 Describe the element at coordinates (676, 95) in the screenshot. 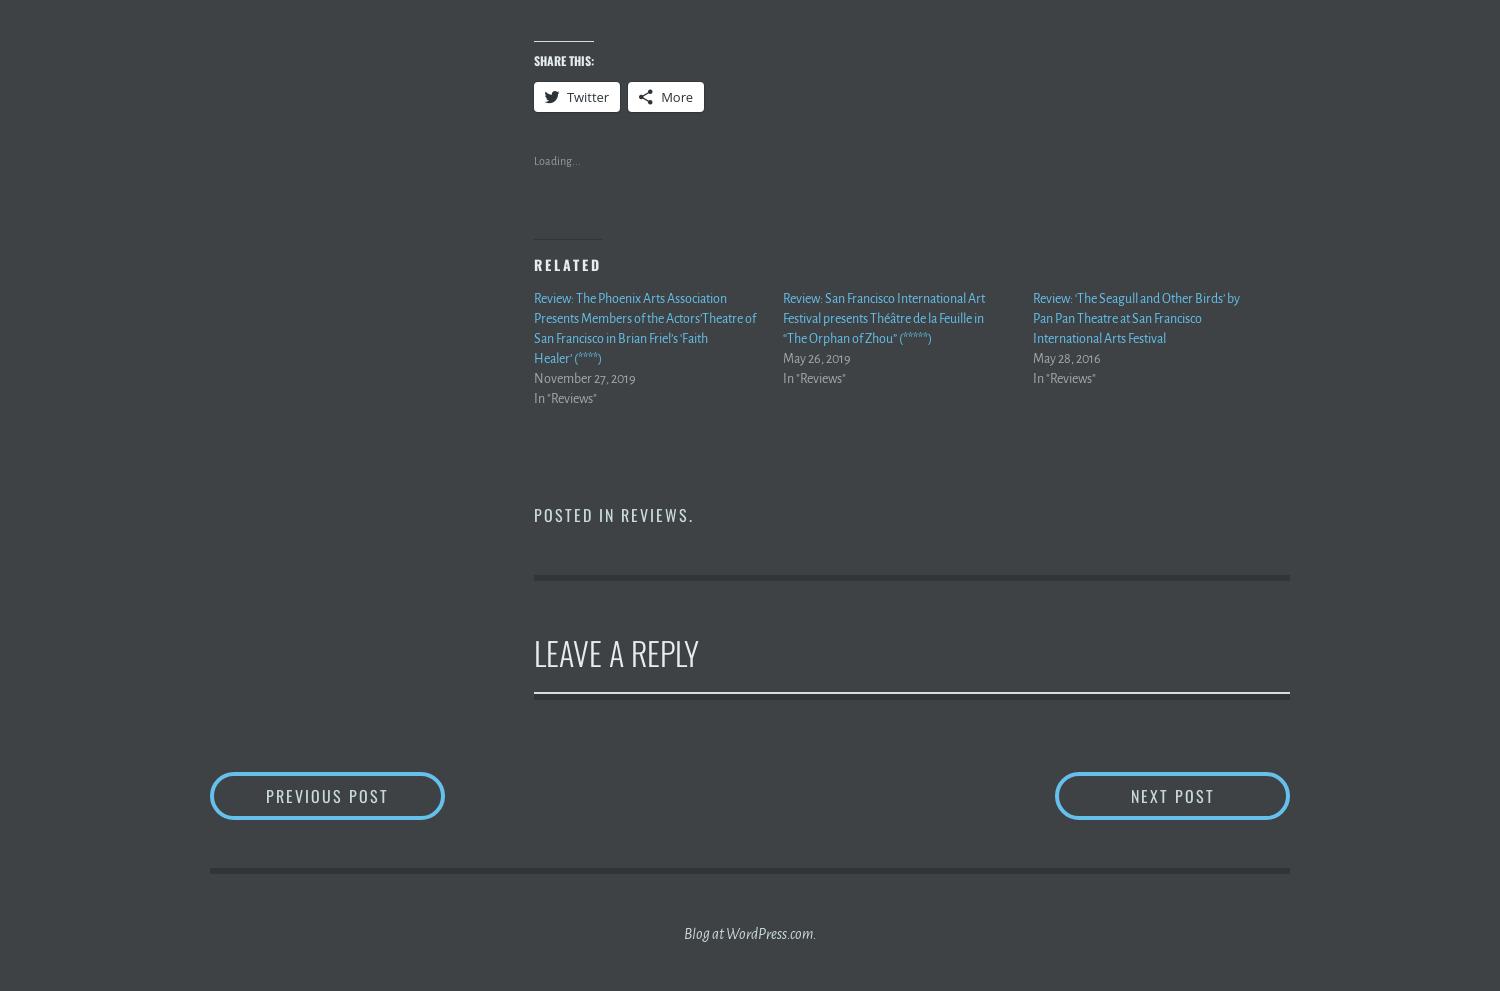

I see `'More'` at that location.